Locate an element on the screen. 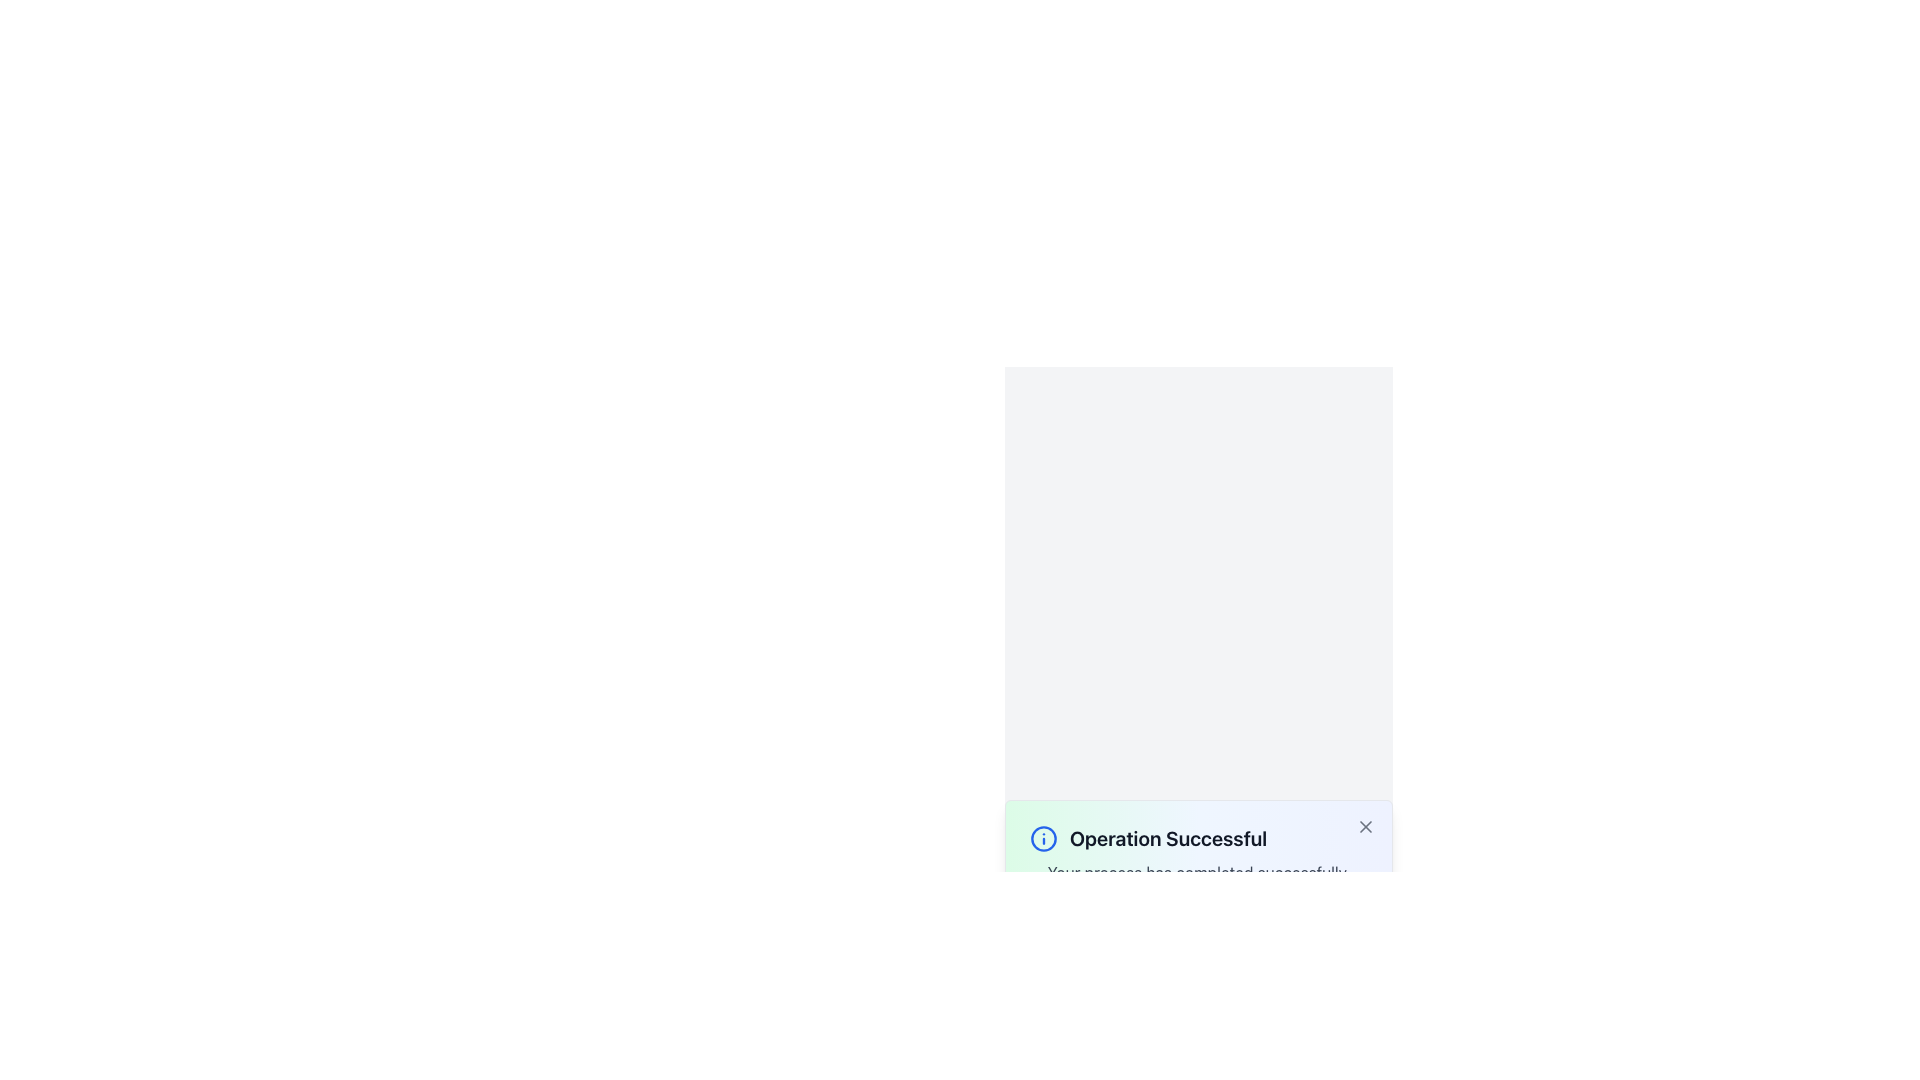  the static text element that indicates the successful completion of an operation, located to the right of the circular blue 'info' icon is located at coordinates (1168, 839).